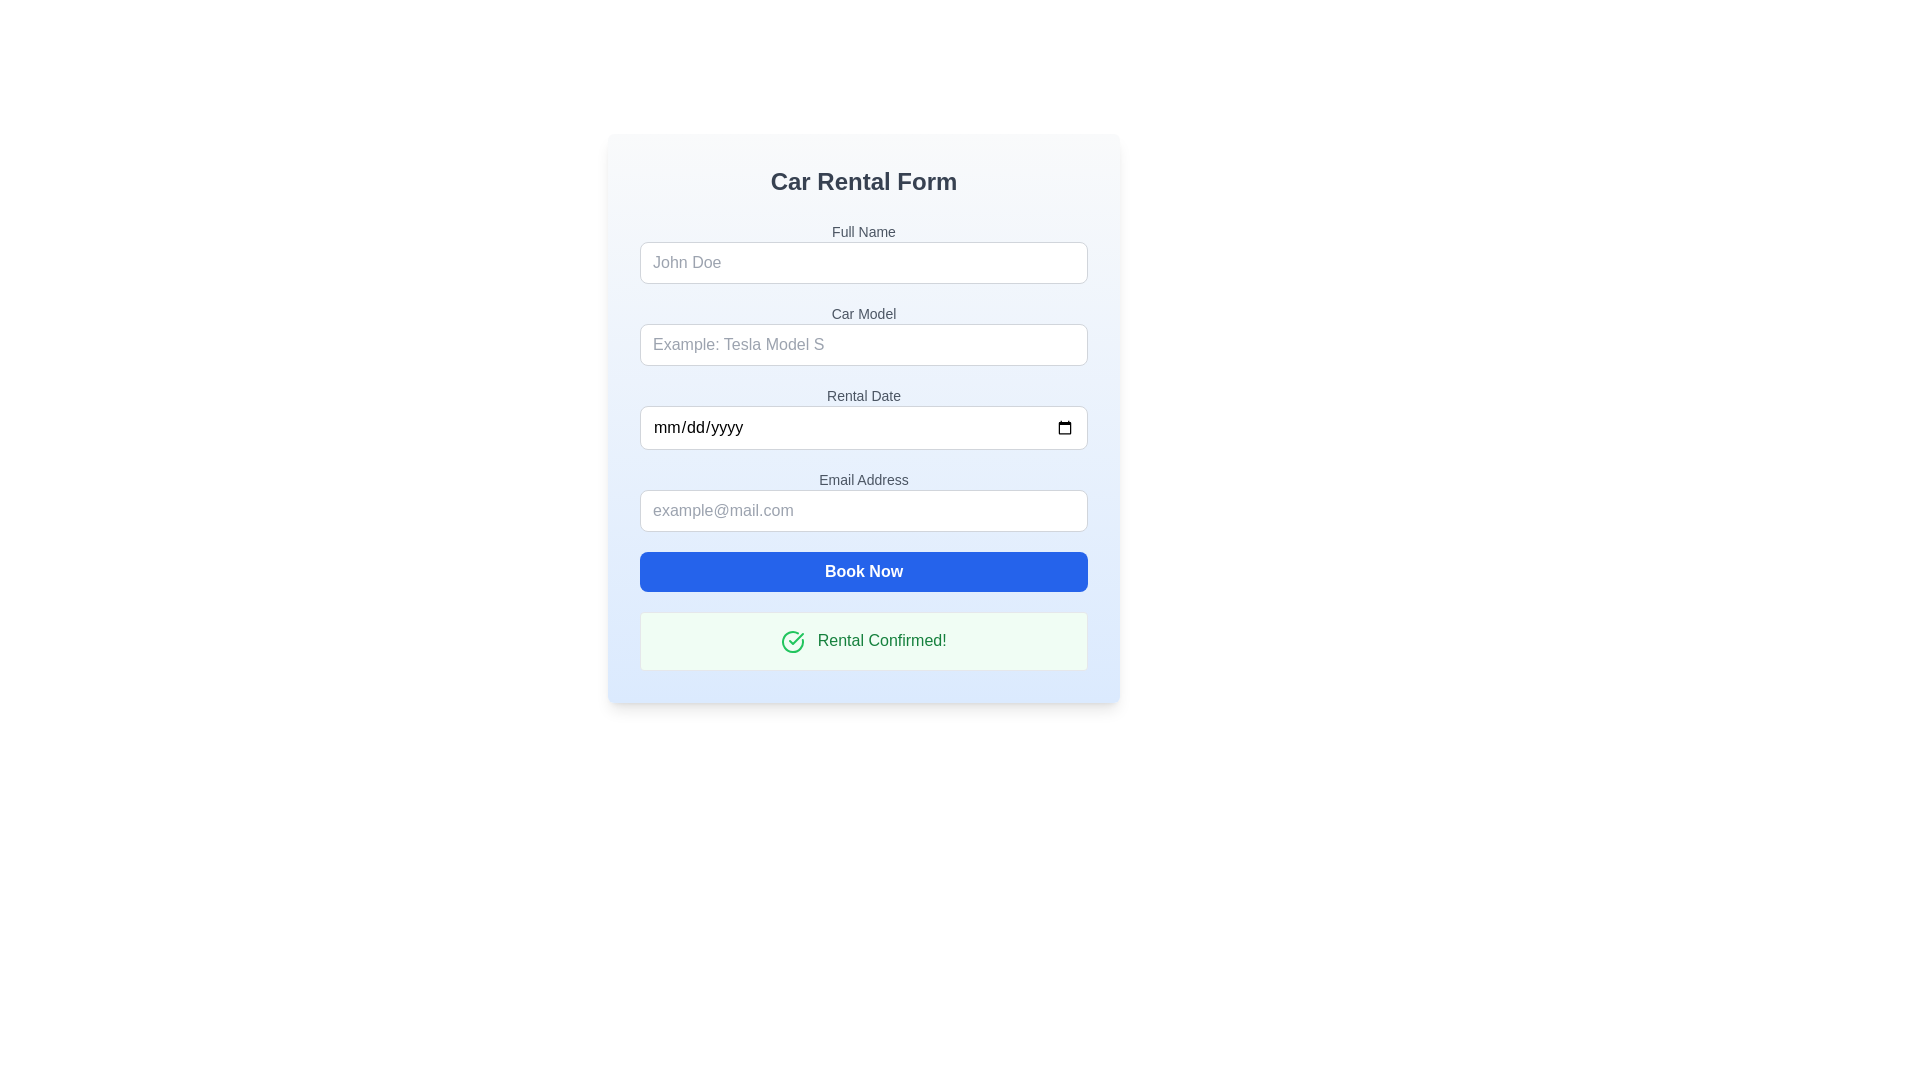  What do you see at coordinates (792, 641) in the screenshot?
I see `the success icon indicating a successful rental confirmation, which is positioned to the left of the text 'Rental Confirmed!' within a green box at the bottom of the main form section` at bounding box center [792, 641].